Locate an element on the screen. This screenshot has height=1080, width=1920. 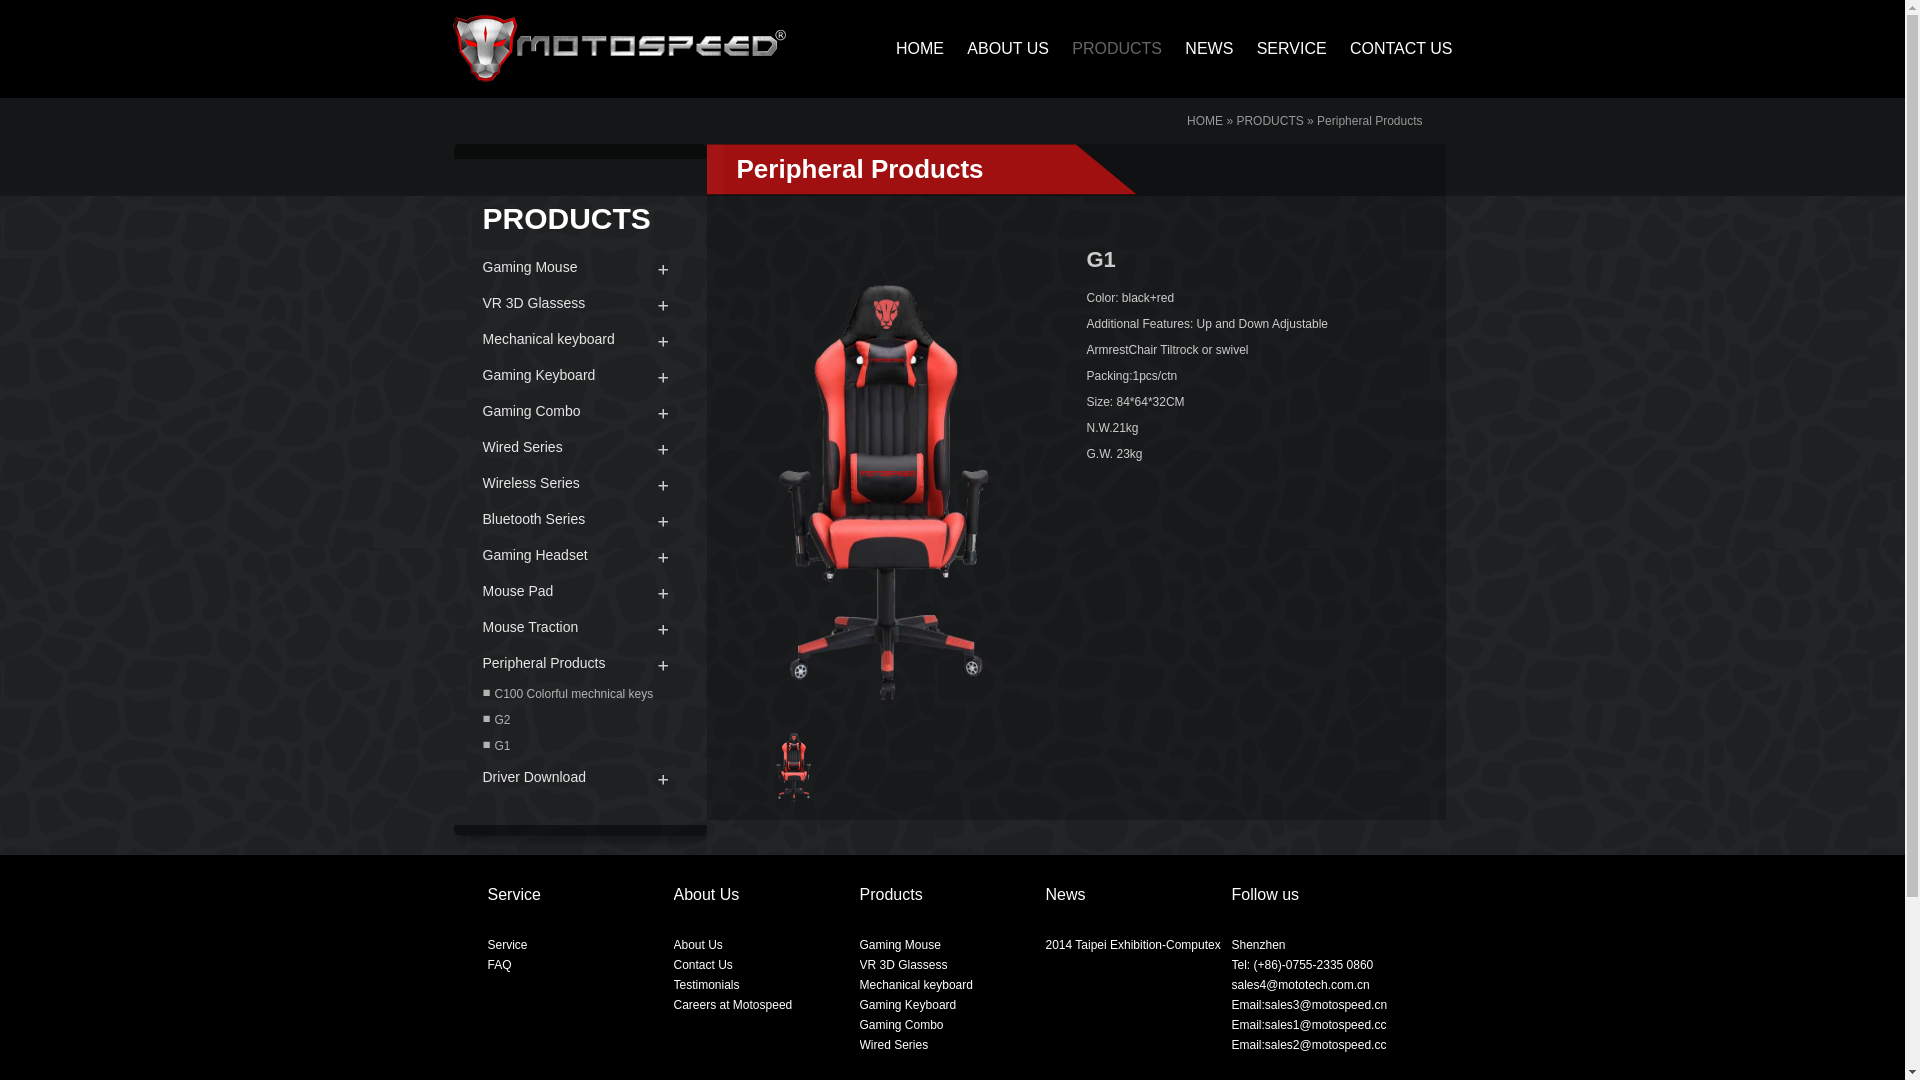
'Gaming Keyboard' is located at coordinates (907, 1005).